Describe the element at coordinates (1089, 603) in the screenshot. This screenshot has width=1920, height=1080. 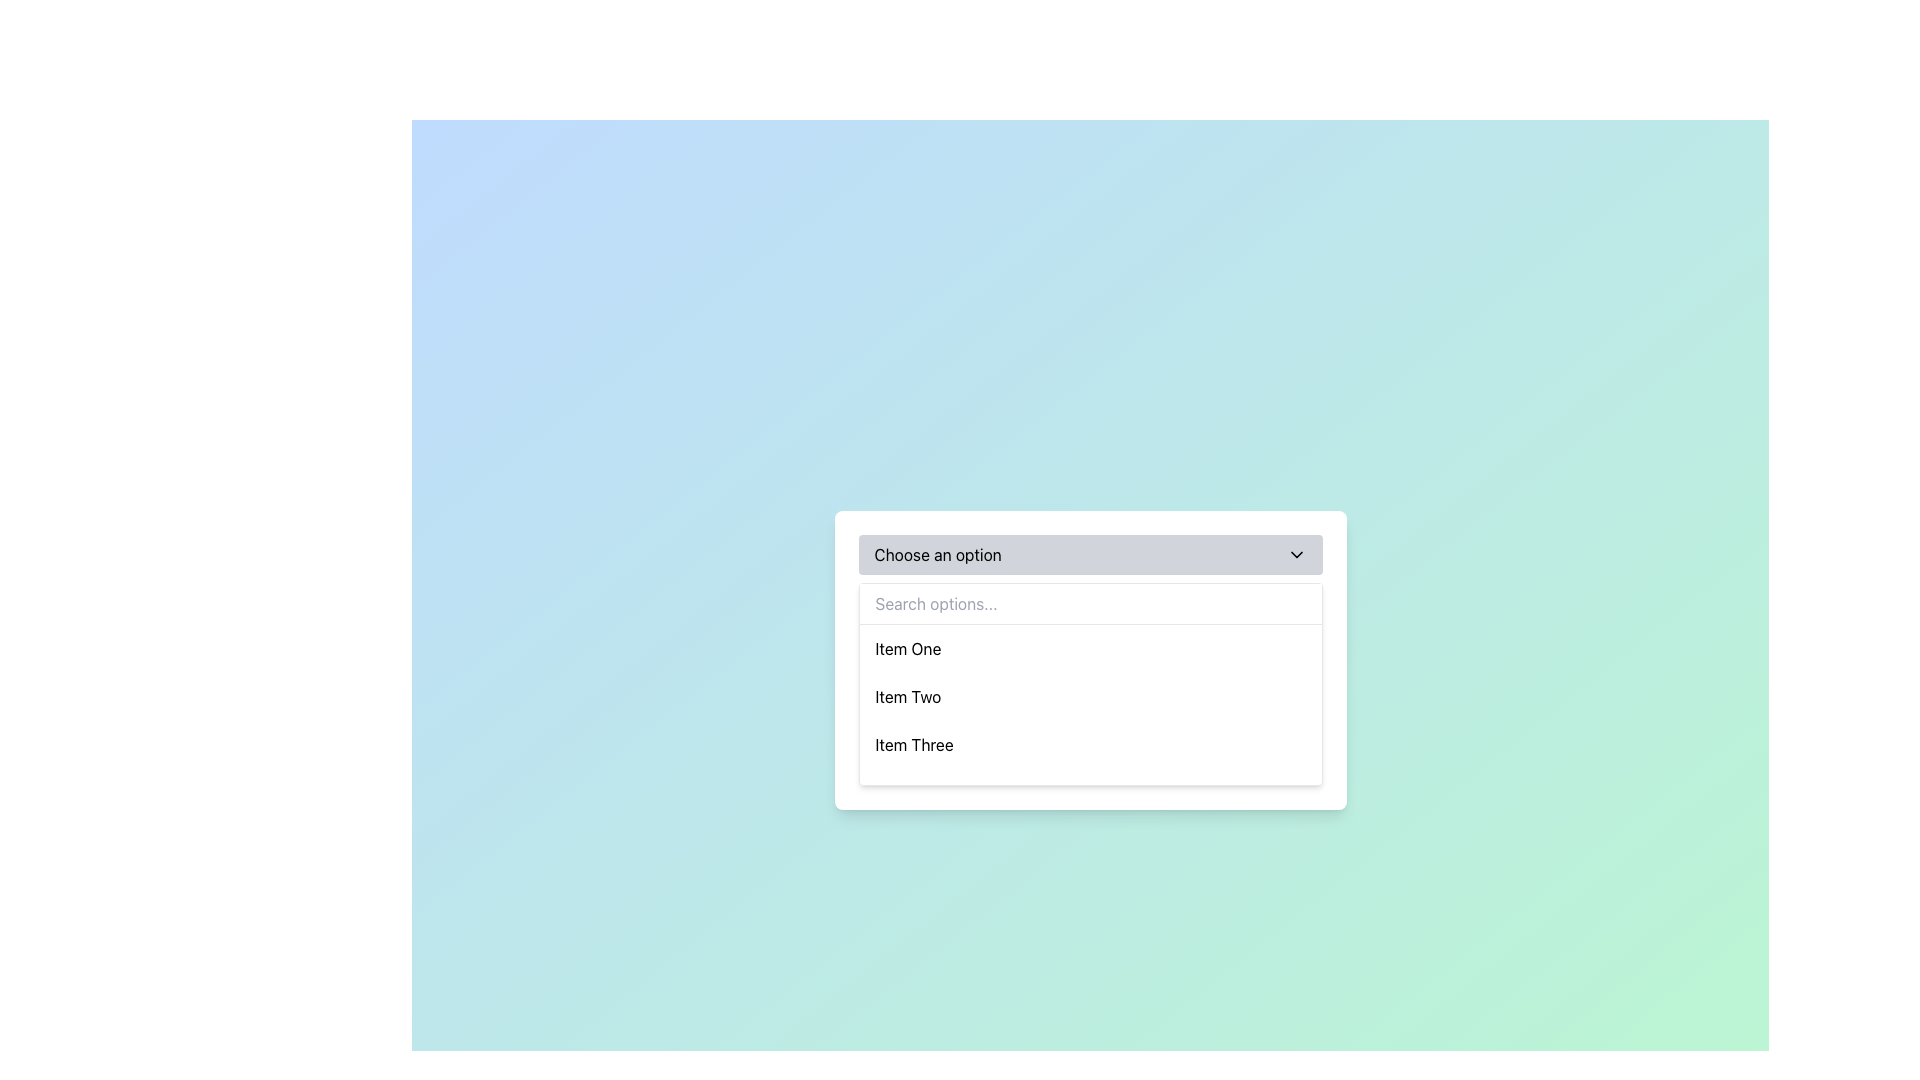
I see `the search bar located below the 'Choose an option' dropdown and above the list of selectable items to focus on it` at that location.